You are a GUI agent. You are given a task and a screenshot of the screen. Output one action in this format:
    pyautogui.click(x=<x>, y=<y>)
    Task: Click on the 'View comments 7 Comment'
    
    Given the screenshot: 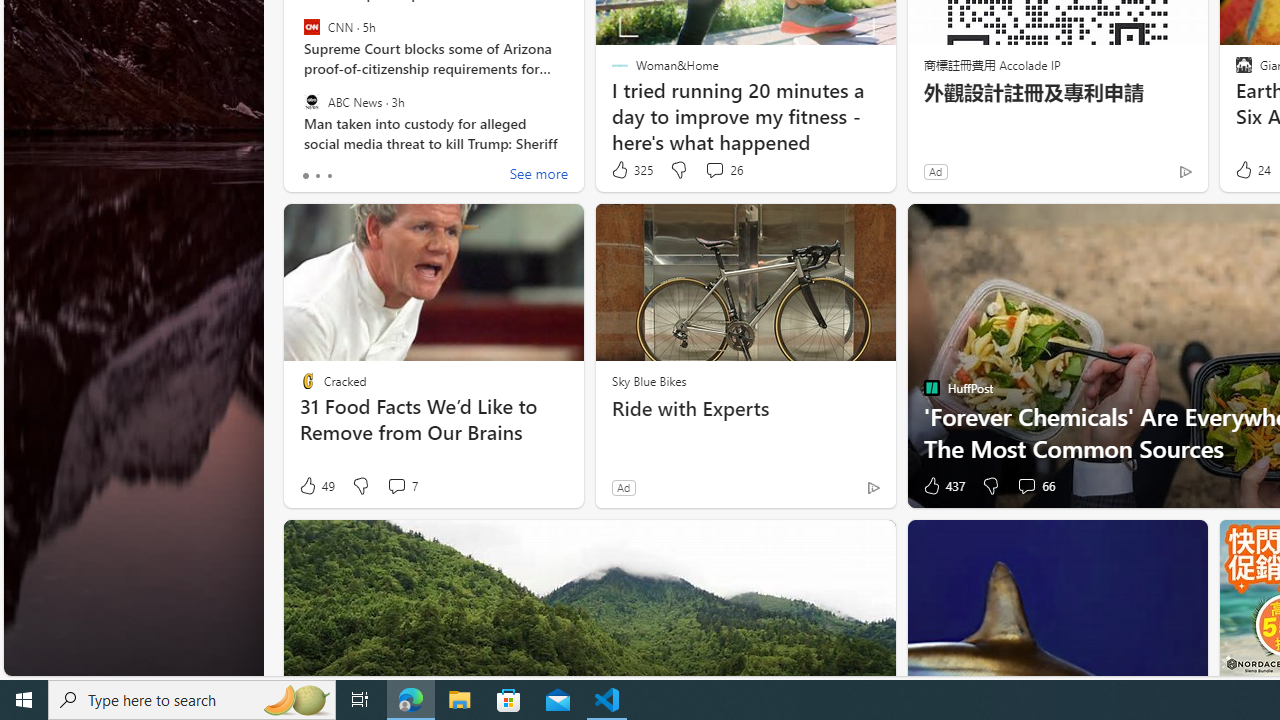 What is the action you would take?
    pyautogui.click(x=400, y=486)
    